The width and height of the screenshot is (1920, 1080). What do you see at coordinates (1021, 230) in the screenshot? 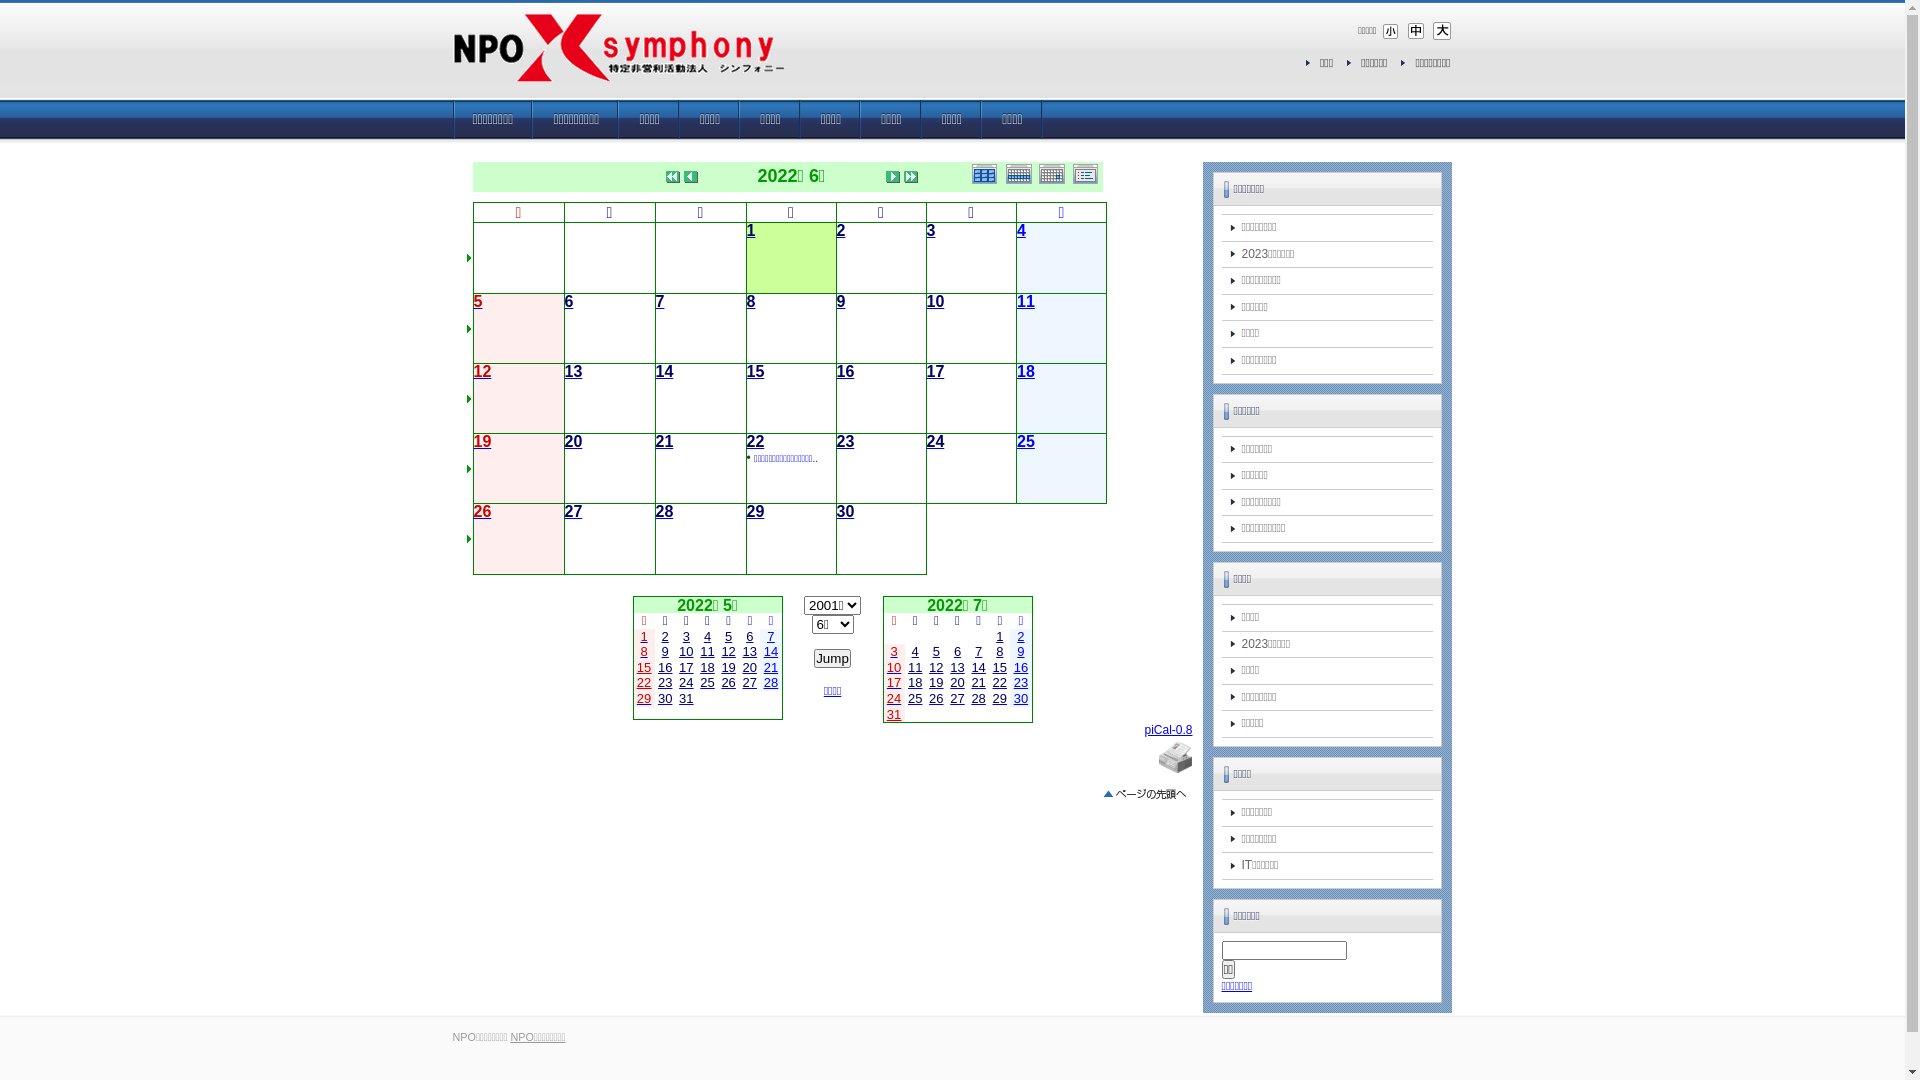
I see `'4'` at bounding box center [1021, 230].